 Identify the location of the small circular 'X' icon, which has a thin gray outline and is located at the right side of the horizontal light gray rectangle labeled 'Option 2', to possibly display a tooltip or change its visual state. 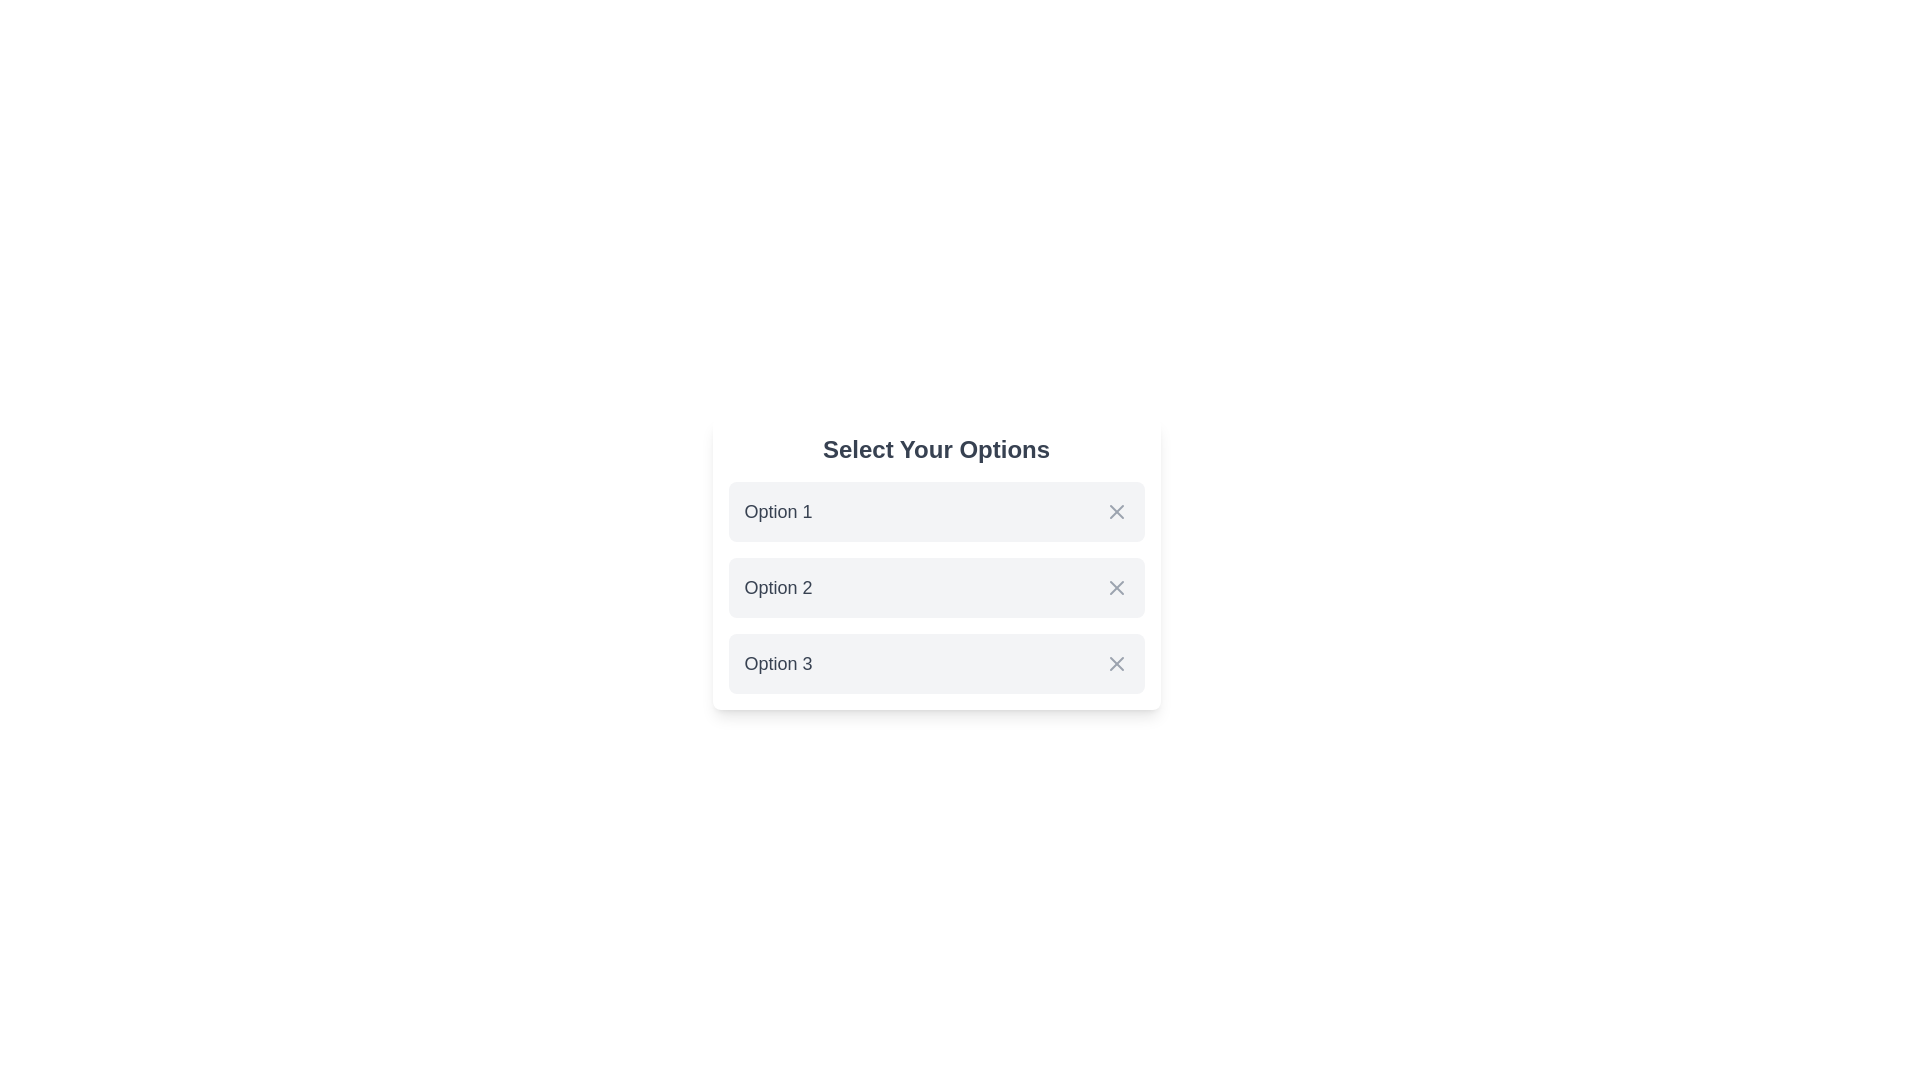
(1115, 586).